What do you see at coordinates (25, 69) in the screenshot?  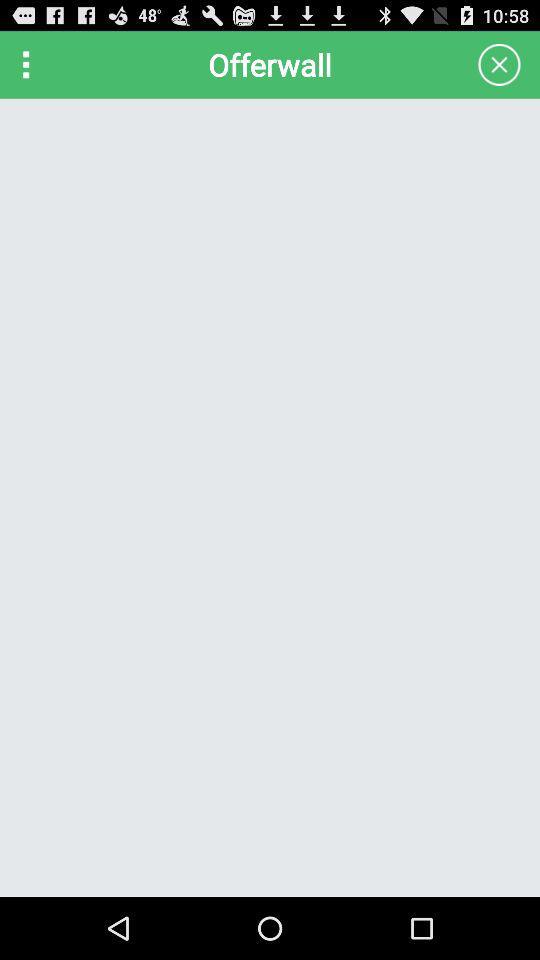 I see `the more icon` at bounding box center [25, 69].